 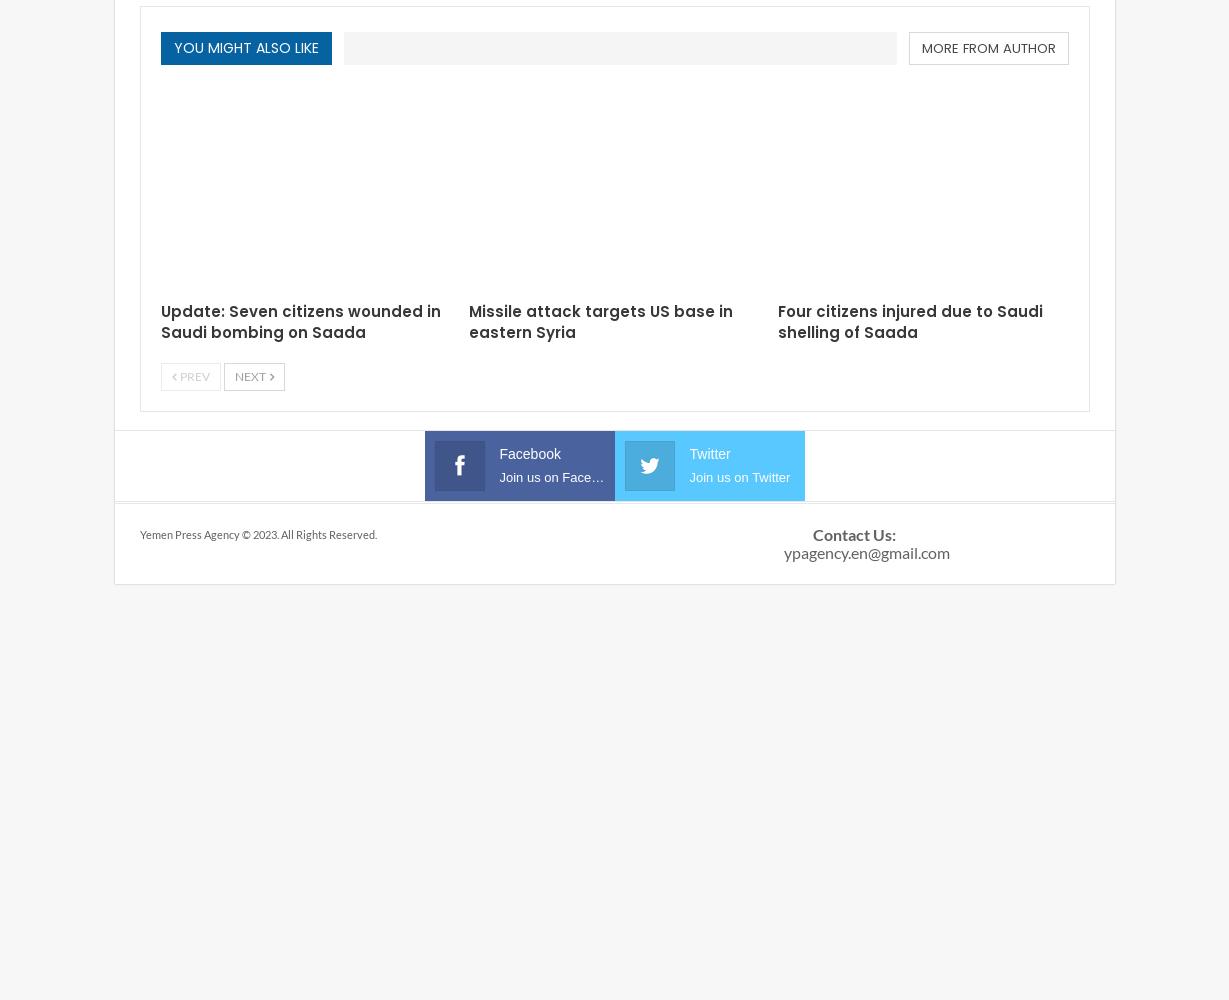 What do you see at coordinates (298, 320) in the screenshot?
I see `'Update: Seven citizens wounded in Saudi bombing on Saada'` at bounding box center [298, 320].